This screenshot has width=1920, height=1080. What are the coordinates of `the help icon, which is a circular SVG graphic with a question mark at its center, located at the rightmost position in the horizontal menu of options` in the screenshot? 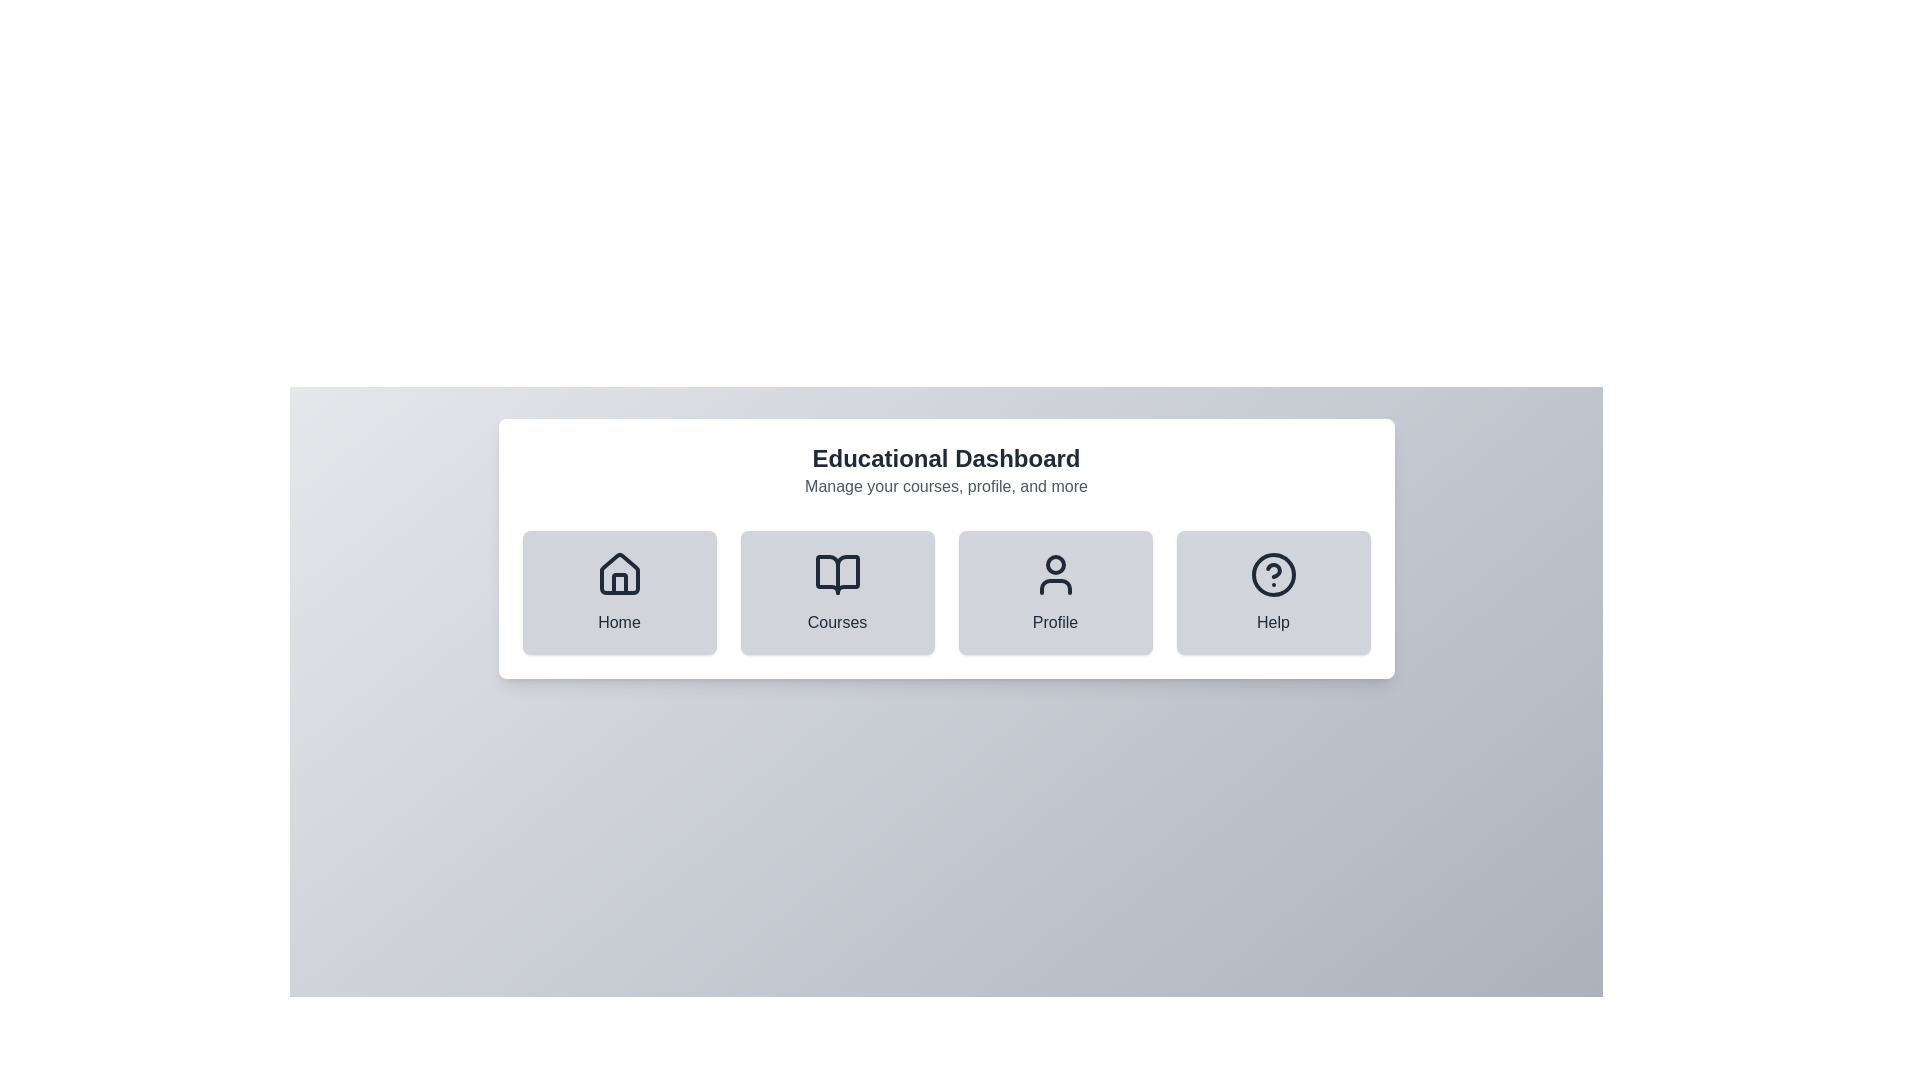 It's located at (1272, 574).